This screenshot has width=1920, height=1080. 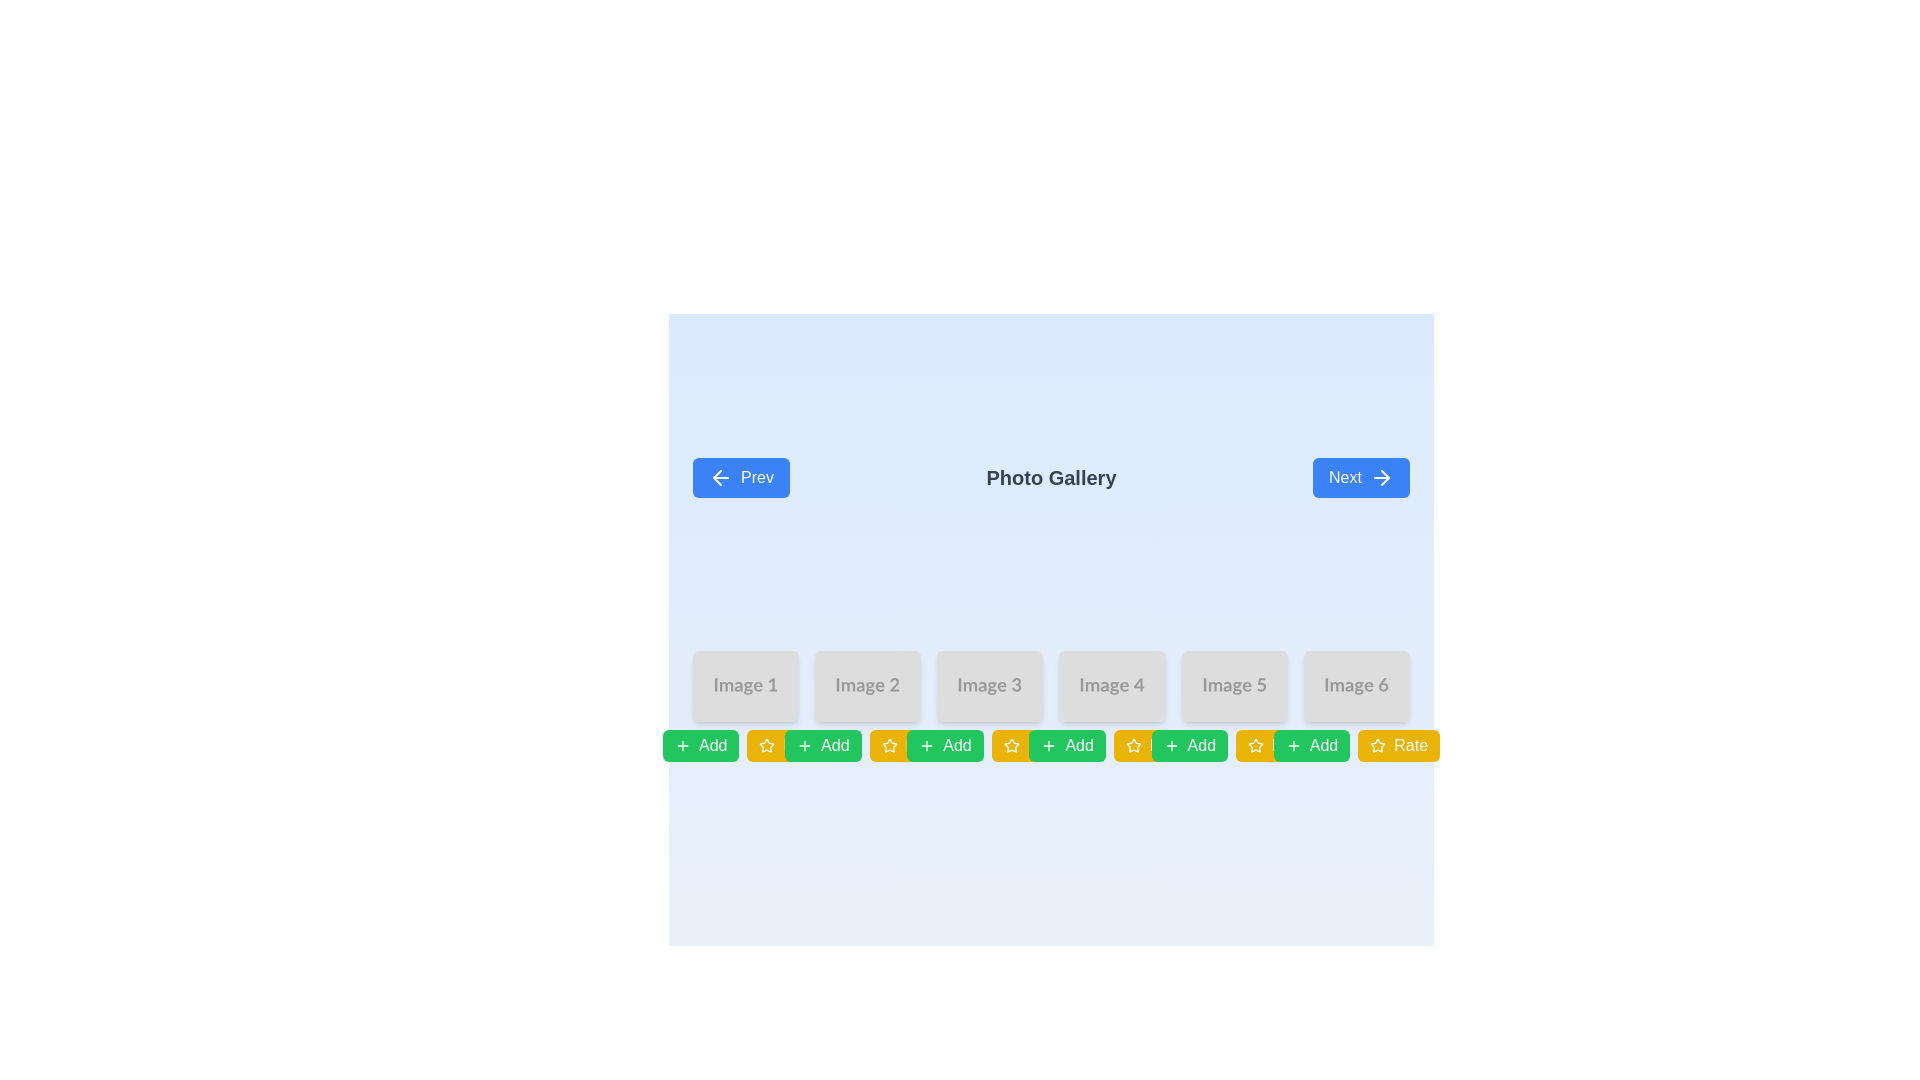 I want to click on the seventh 'Add' button located directly beneath the sixth image thumbnail, so click(x=1324, y=745).